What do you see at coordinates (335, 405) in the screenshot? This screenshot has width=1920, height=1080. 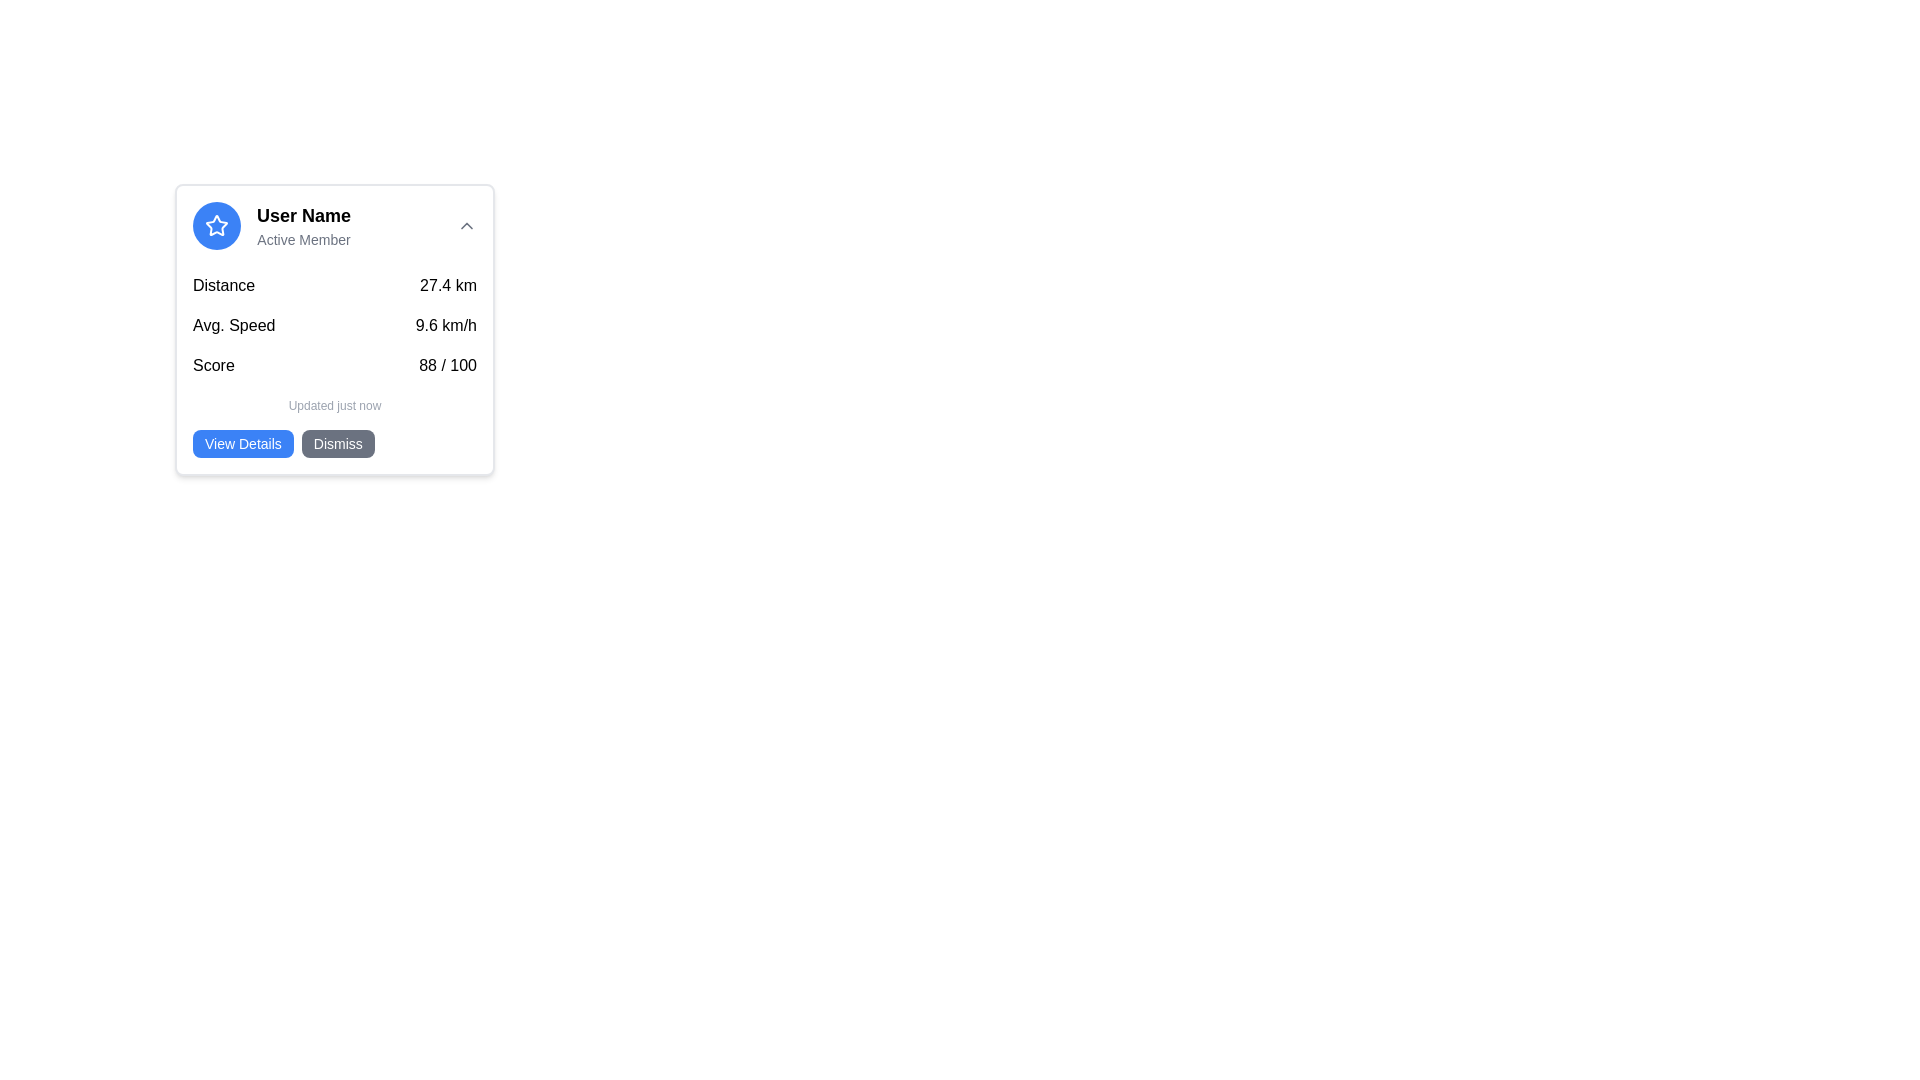 I see `the small text label displaying 'Updated just now', which is positioned below the 'Score' row and above the 'View Details' and 'Dismiss' buttons` at bounding box center [335, 405].